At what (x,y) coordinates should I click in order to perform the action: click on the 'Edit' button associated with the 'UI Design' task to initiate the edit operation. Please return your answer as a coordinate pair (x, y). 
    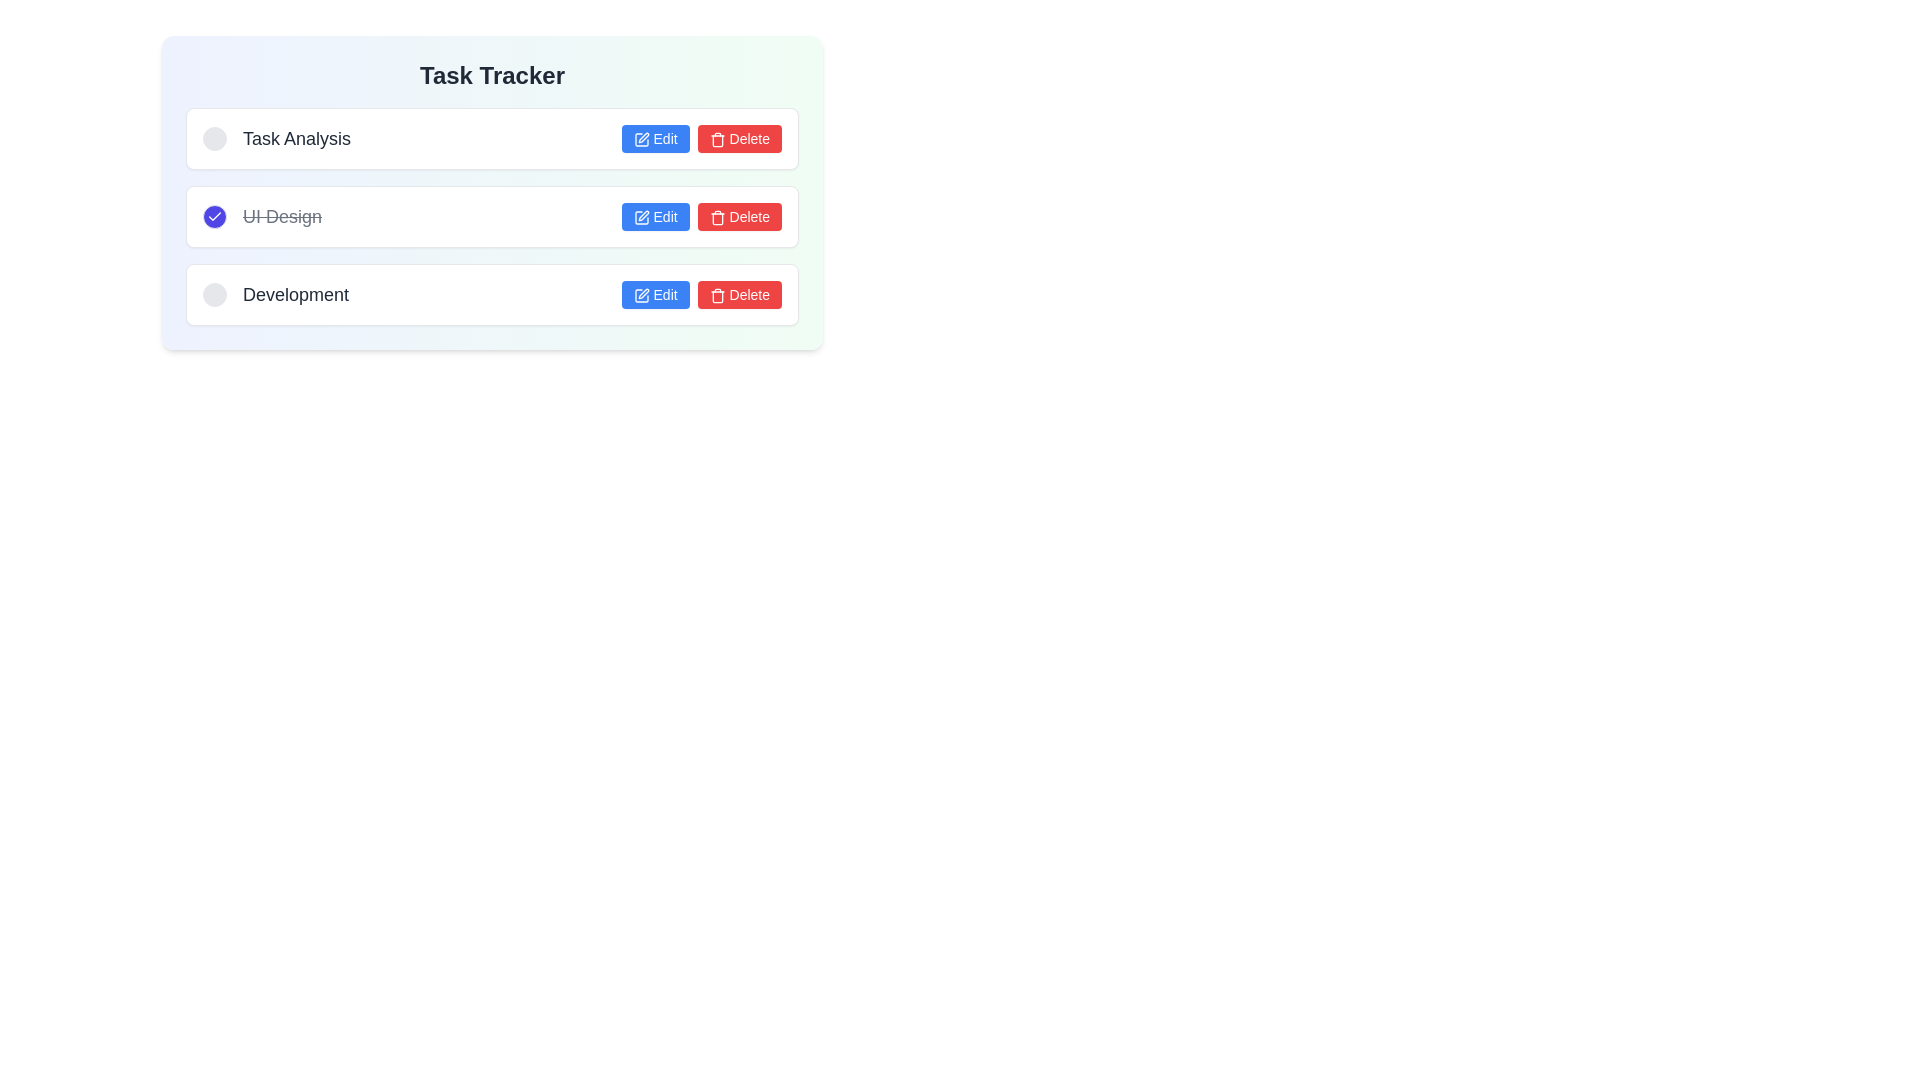
    Looking at the image, I should click on (641, 139).